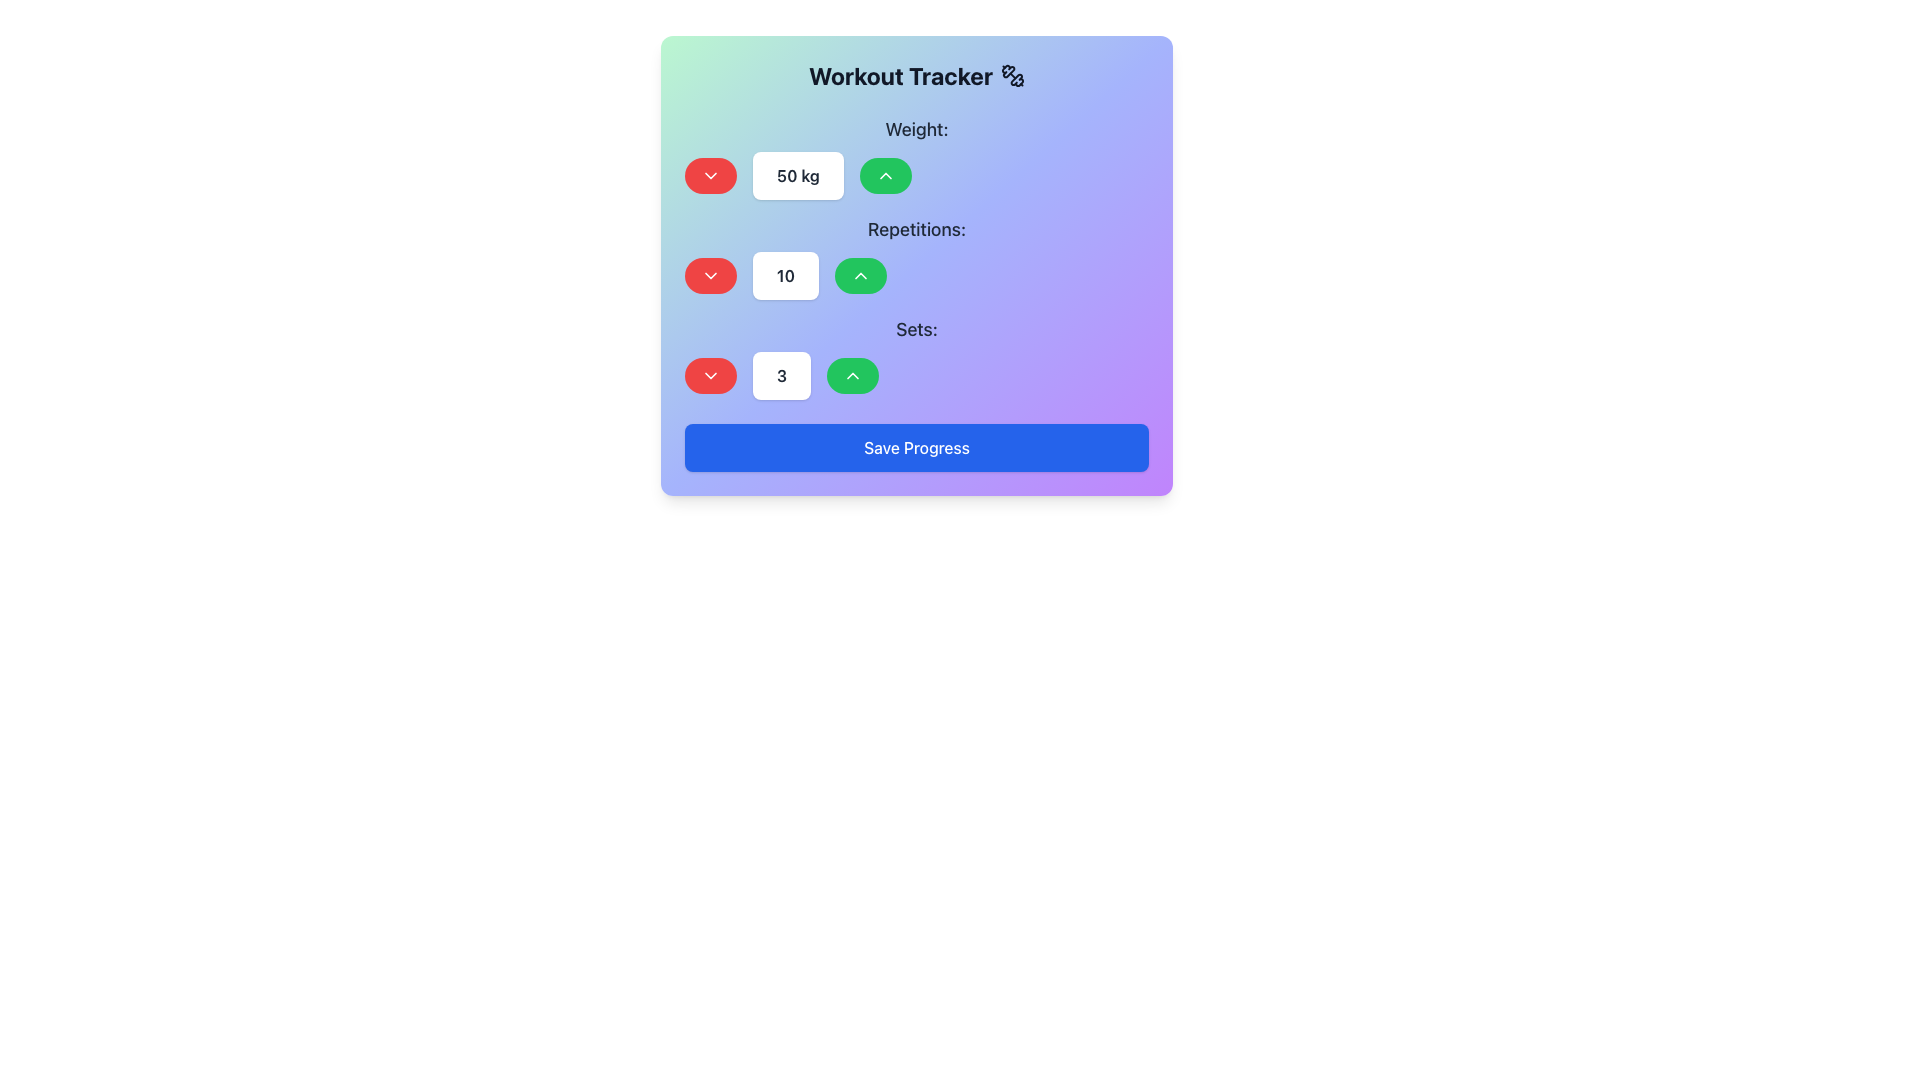 The image size is (1920, 1080). Describe the element at coordinates (915, 357) in the screenshot. I see `the green upward chevron button located above the number '3' in the 'Sets:' adjustment panel to increase the number` at that location.